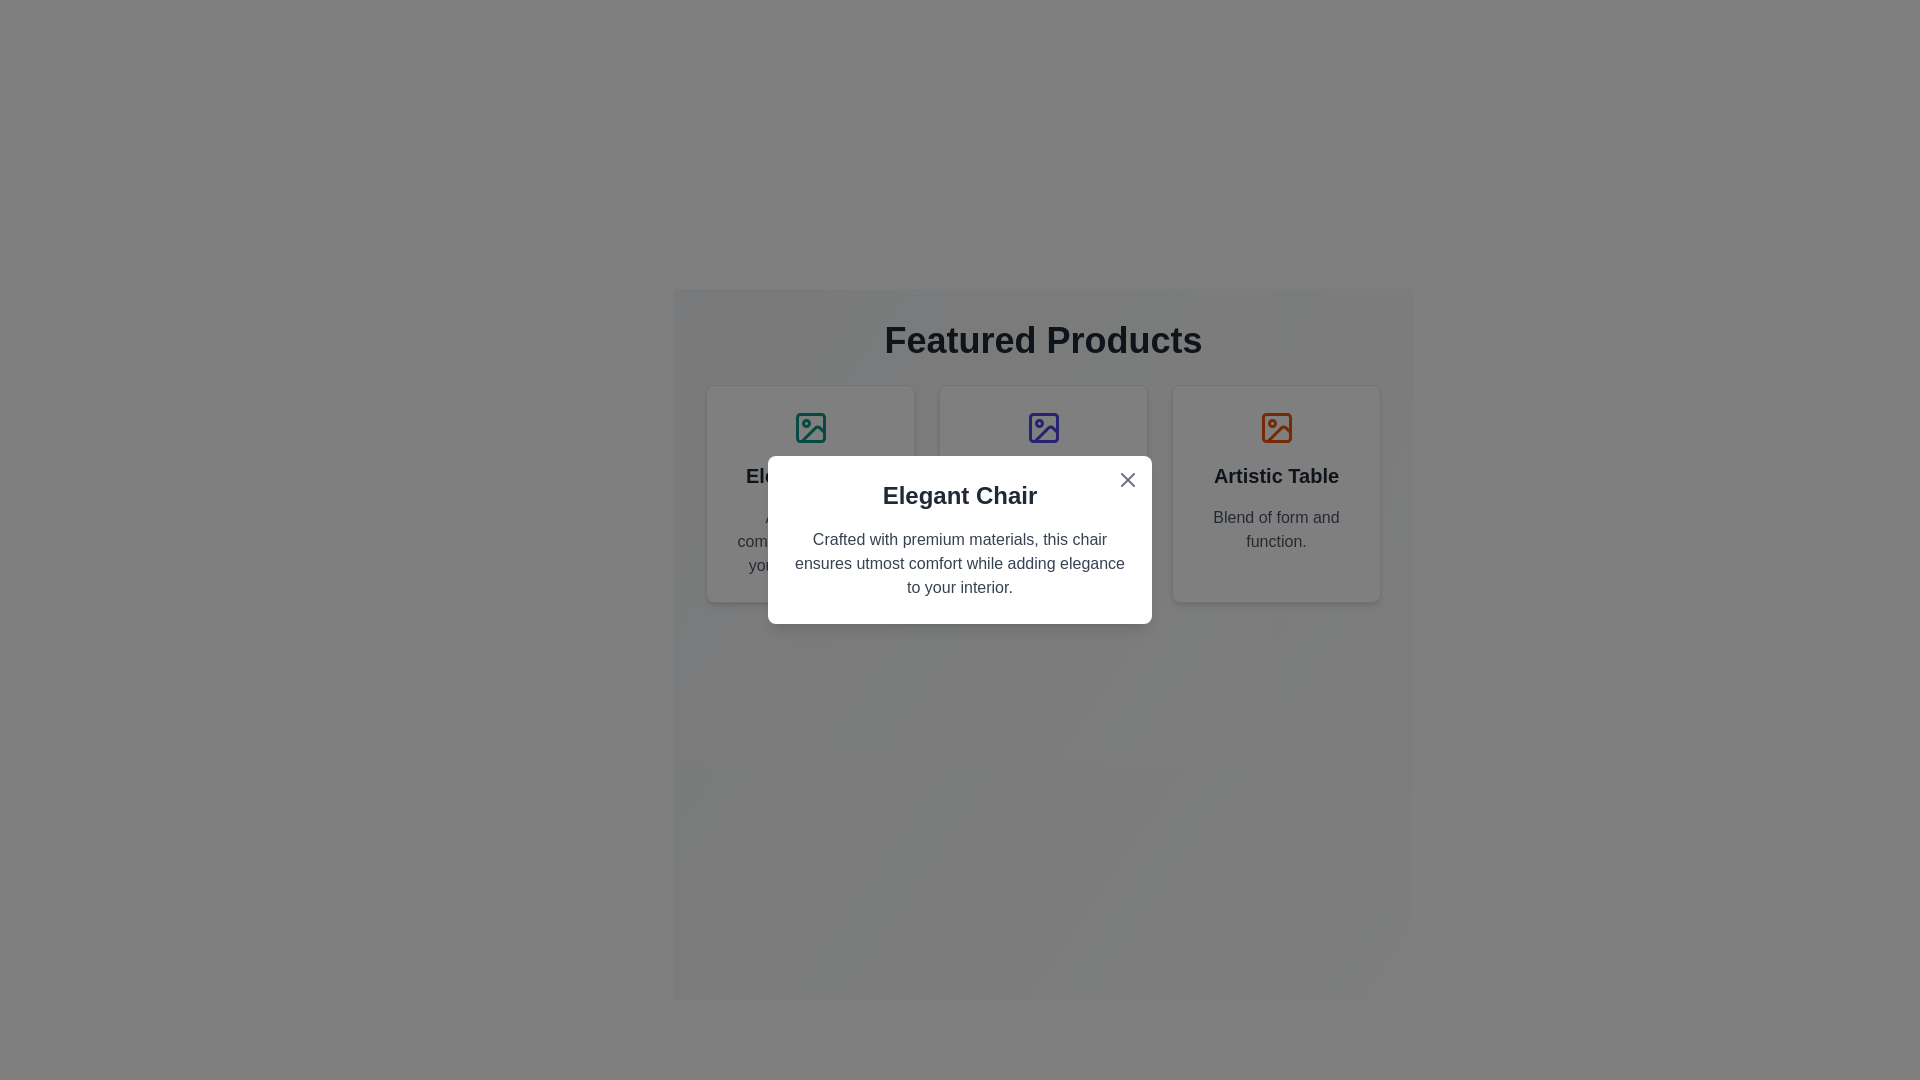 Image resolution: width=1920 pixels, height=1080 pixels. Describe the element at coordinates (1275, 427) in the screenshot. I see `the orange outlined photo icon with a small circle in the top-left corner and a triangular shape at the bottom, located at the top center of the 'Artistic Table' card` at that location.